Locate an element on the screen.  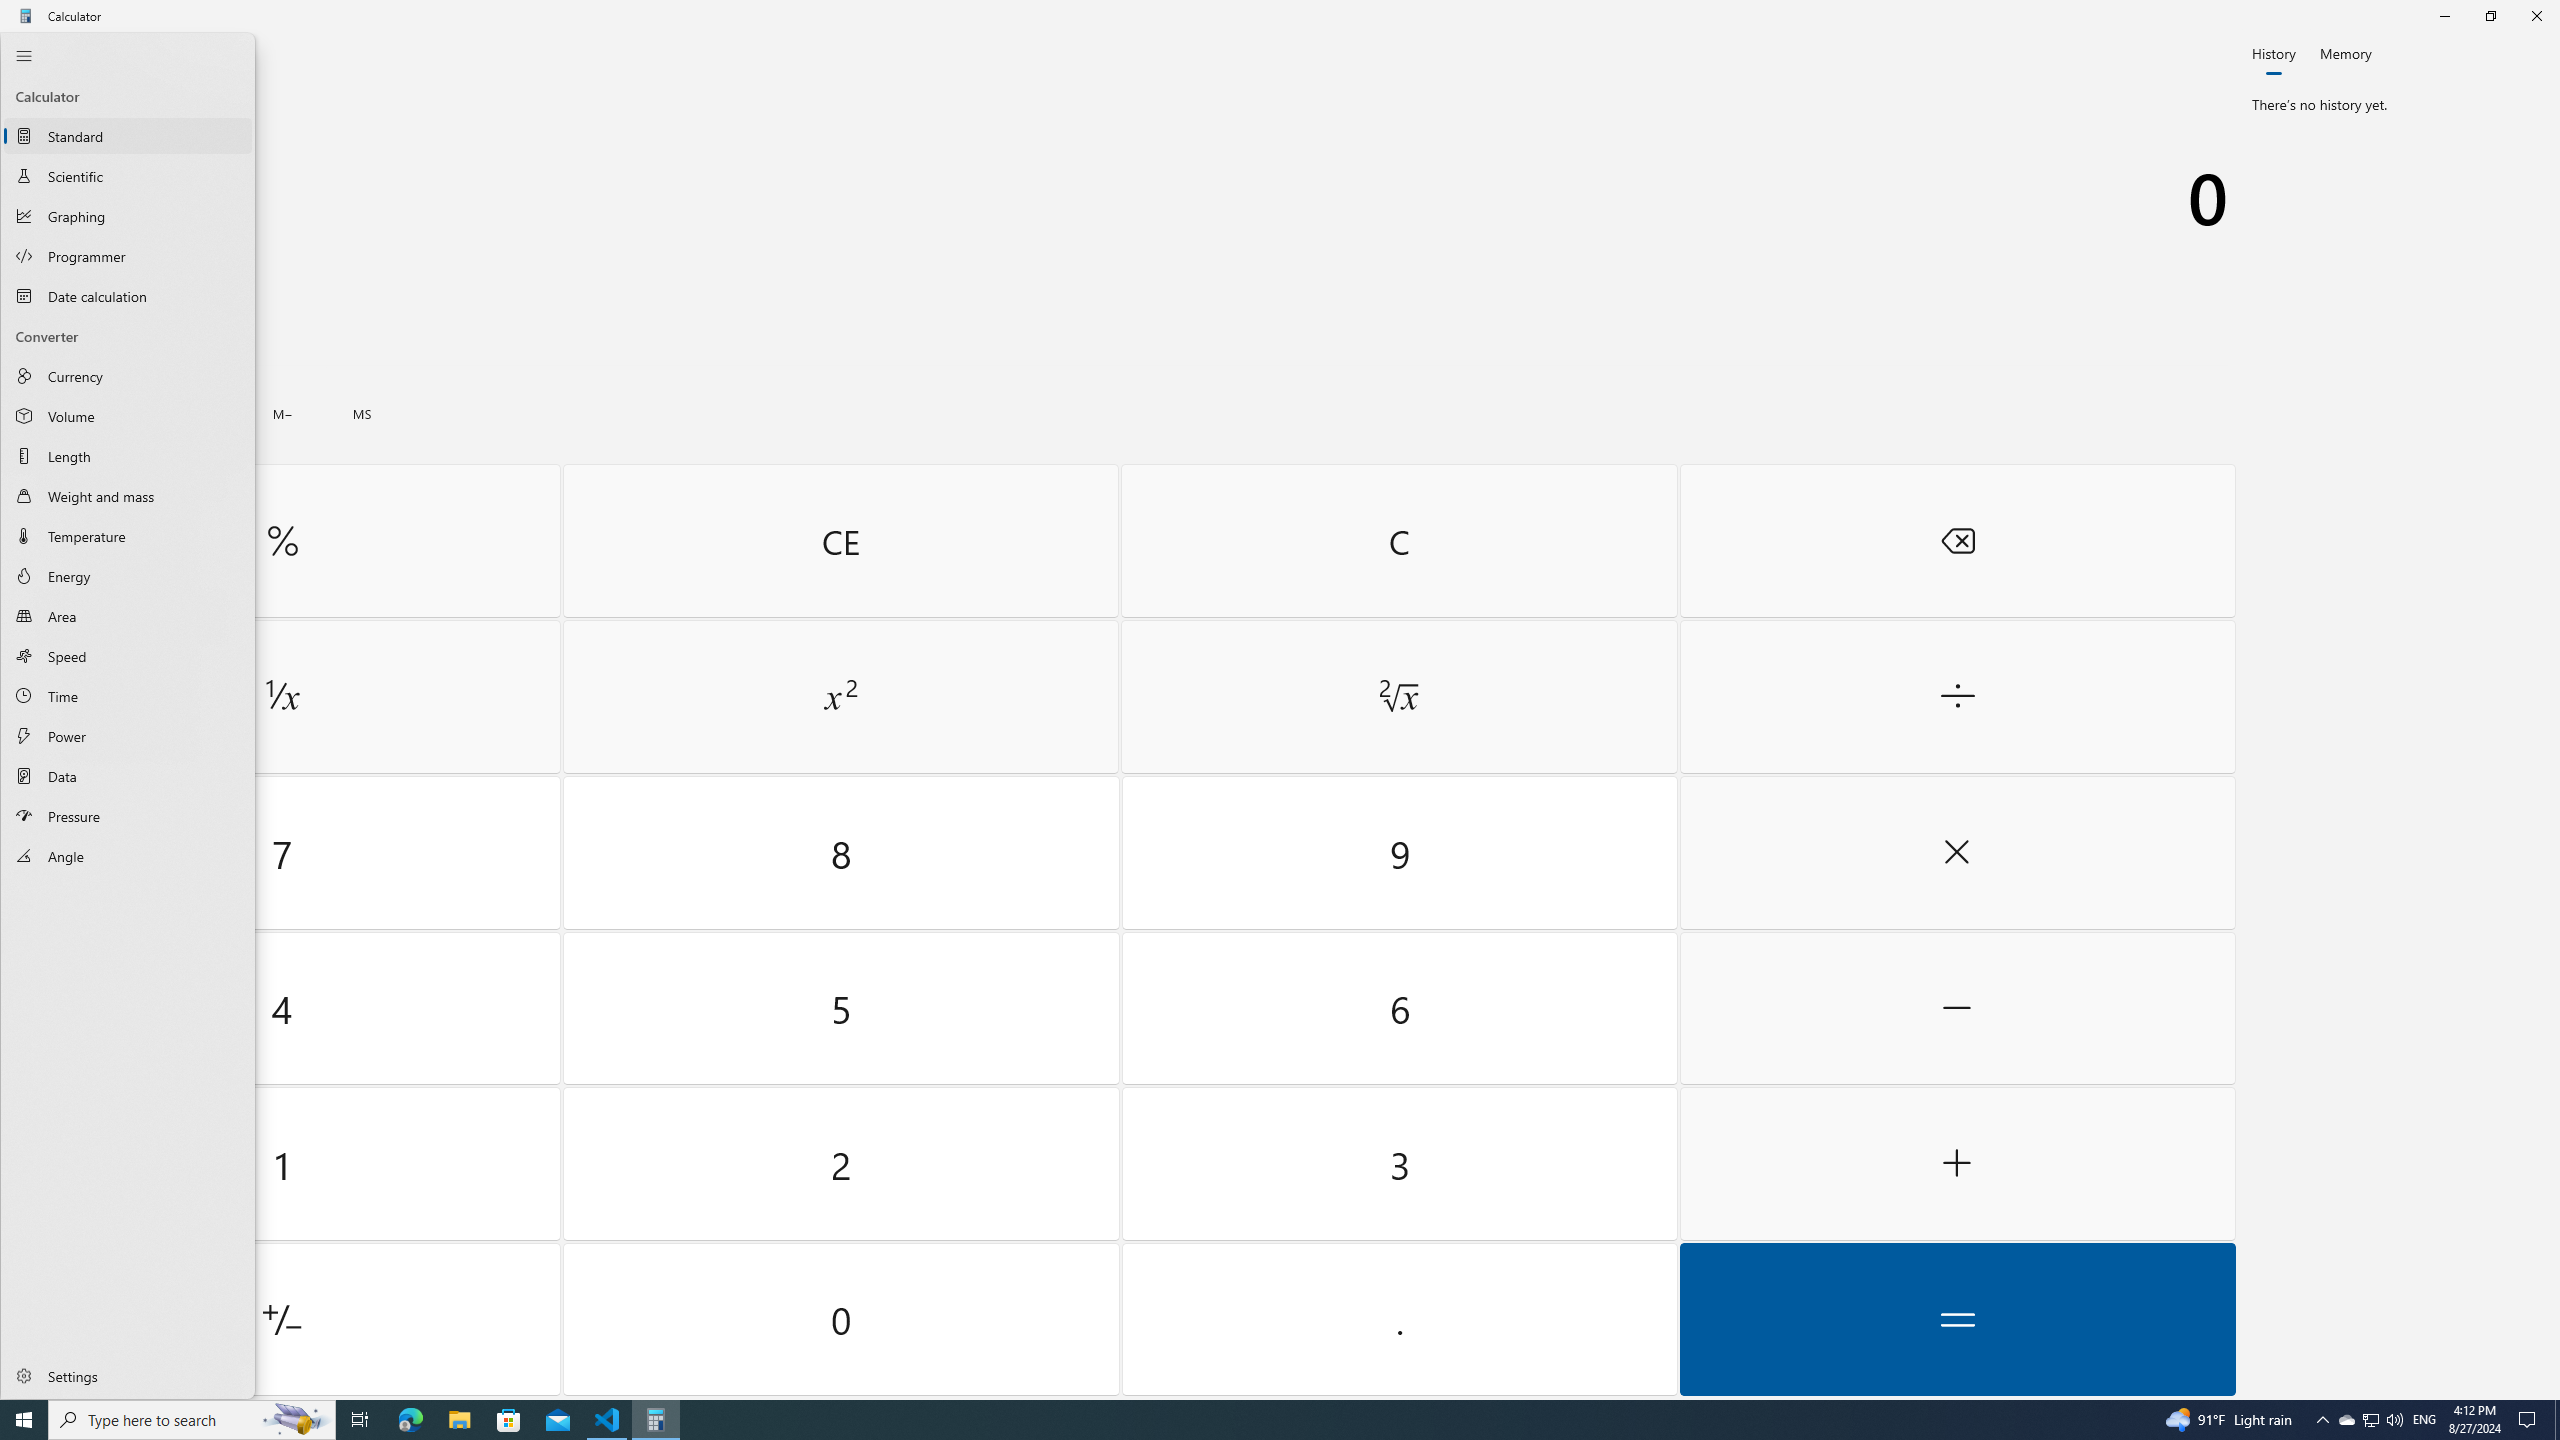
'Currency Converter' is located at coordinates (127, 375).